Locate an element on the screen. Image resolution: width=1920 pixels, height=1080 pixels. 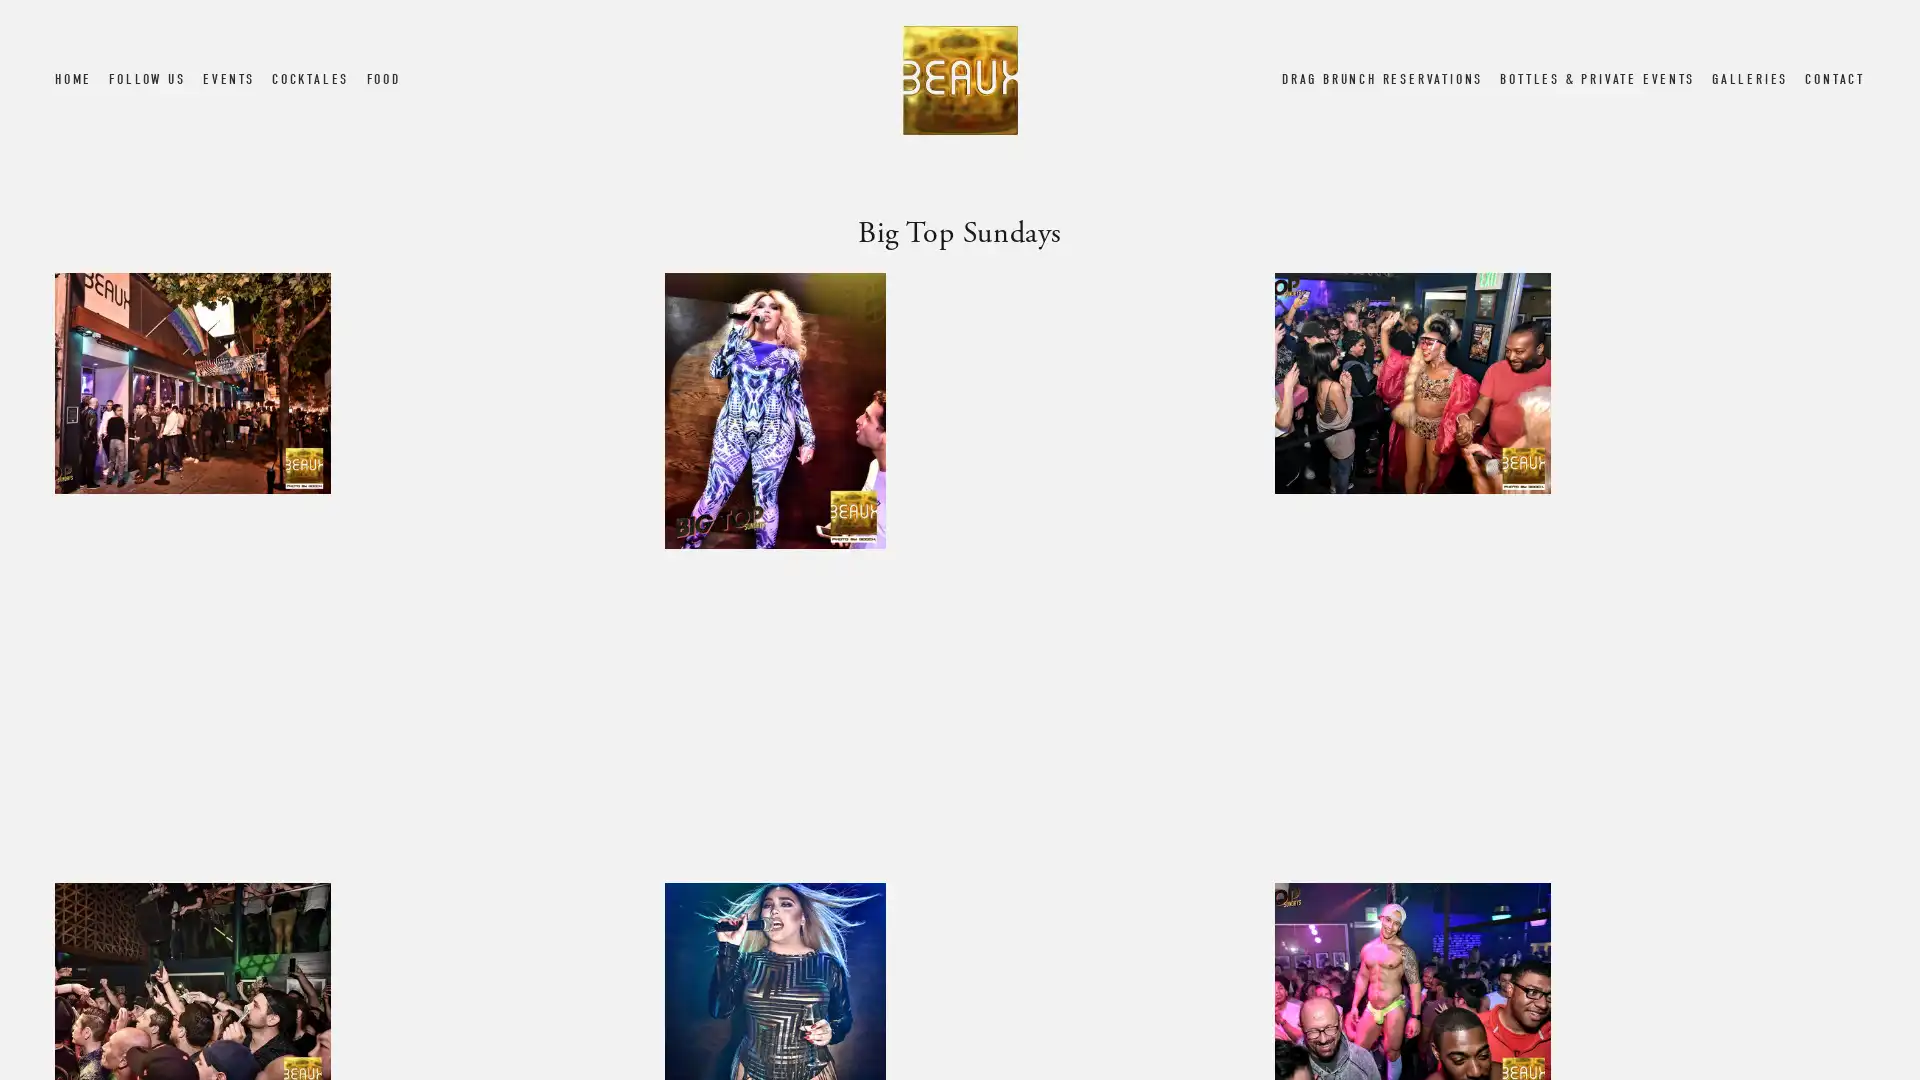
View fullsize Big Top Sunday 3.jpg is located at coordinates (1568, 567).